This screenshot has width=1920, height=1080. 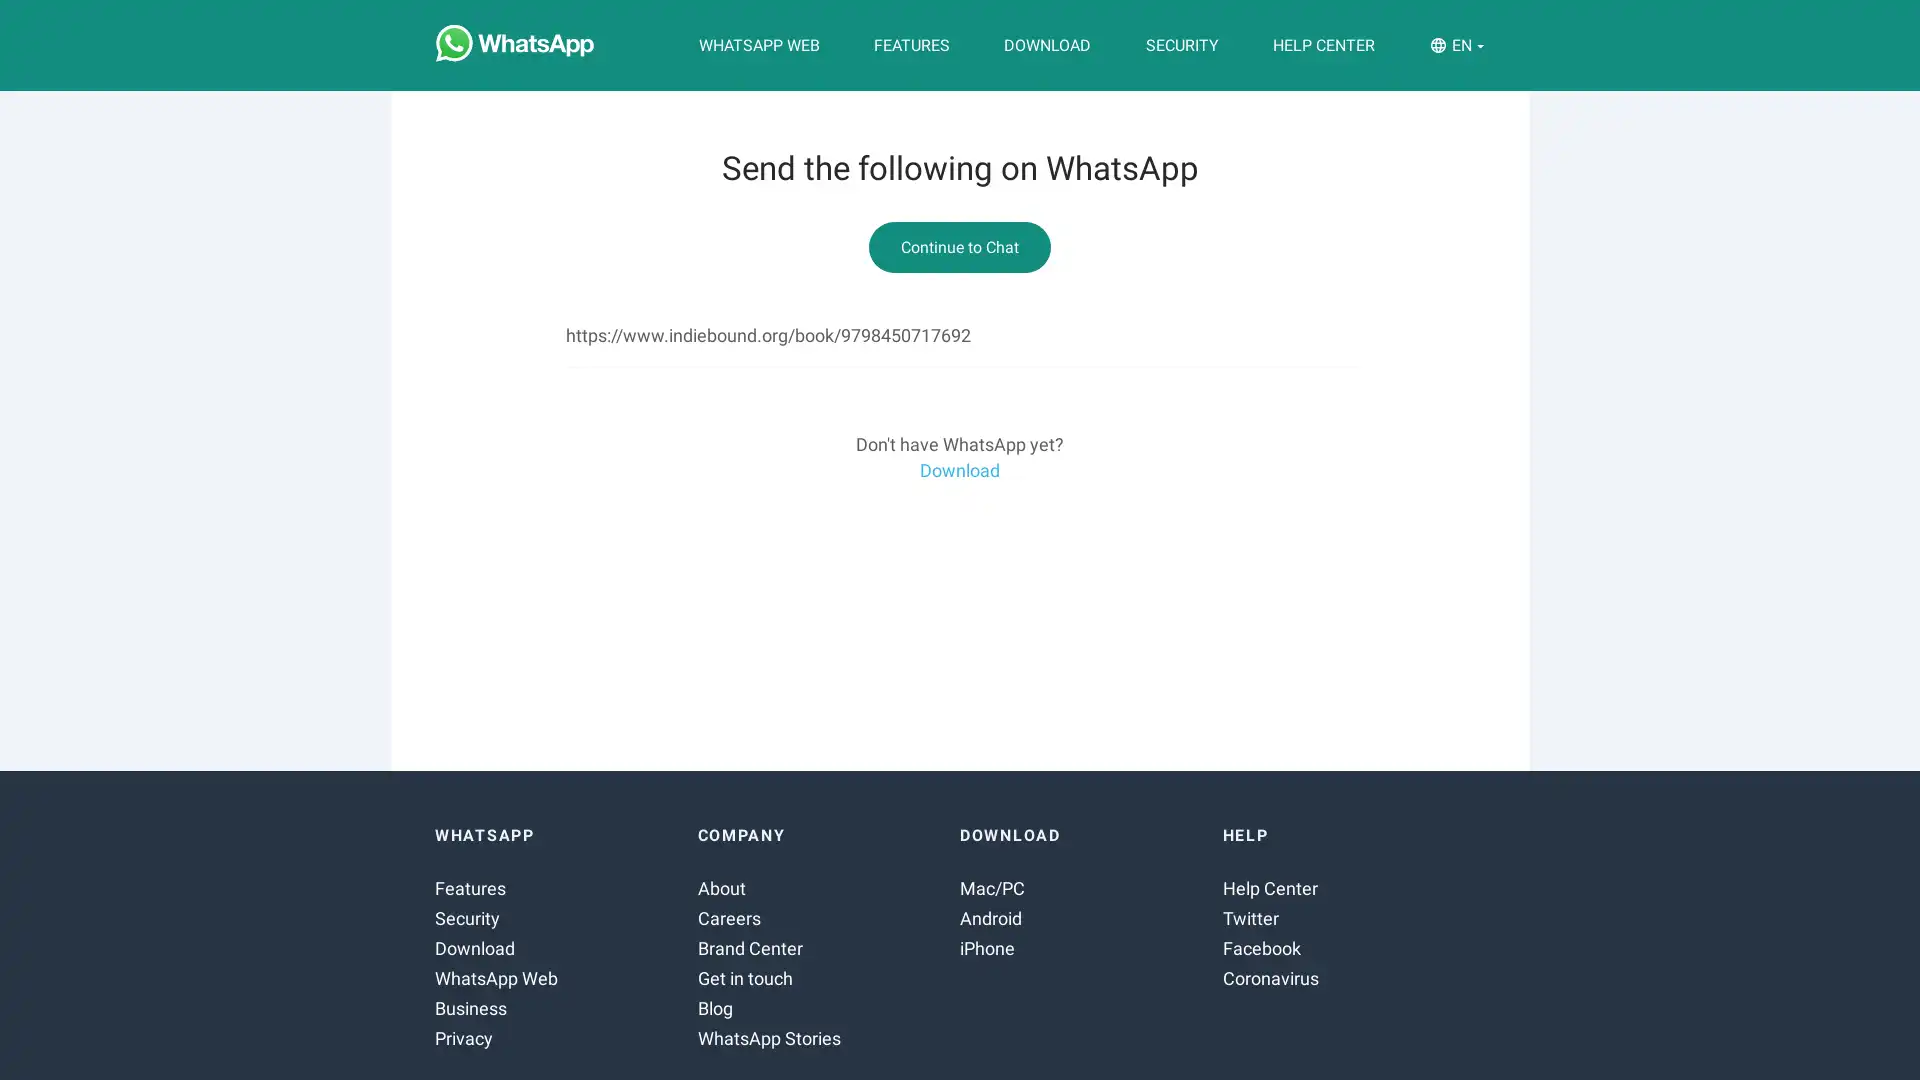 What do you see at coordinates (1457, 45) in the screenshot?
I see `EN` at bounding box center [1457, 45].